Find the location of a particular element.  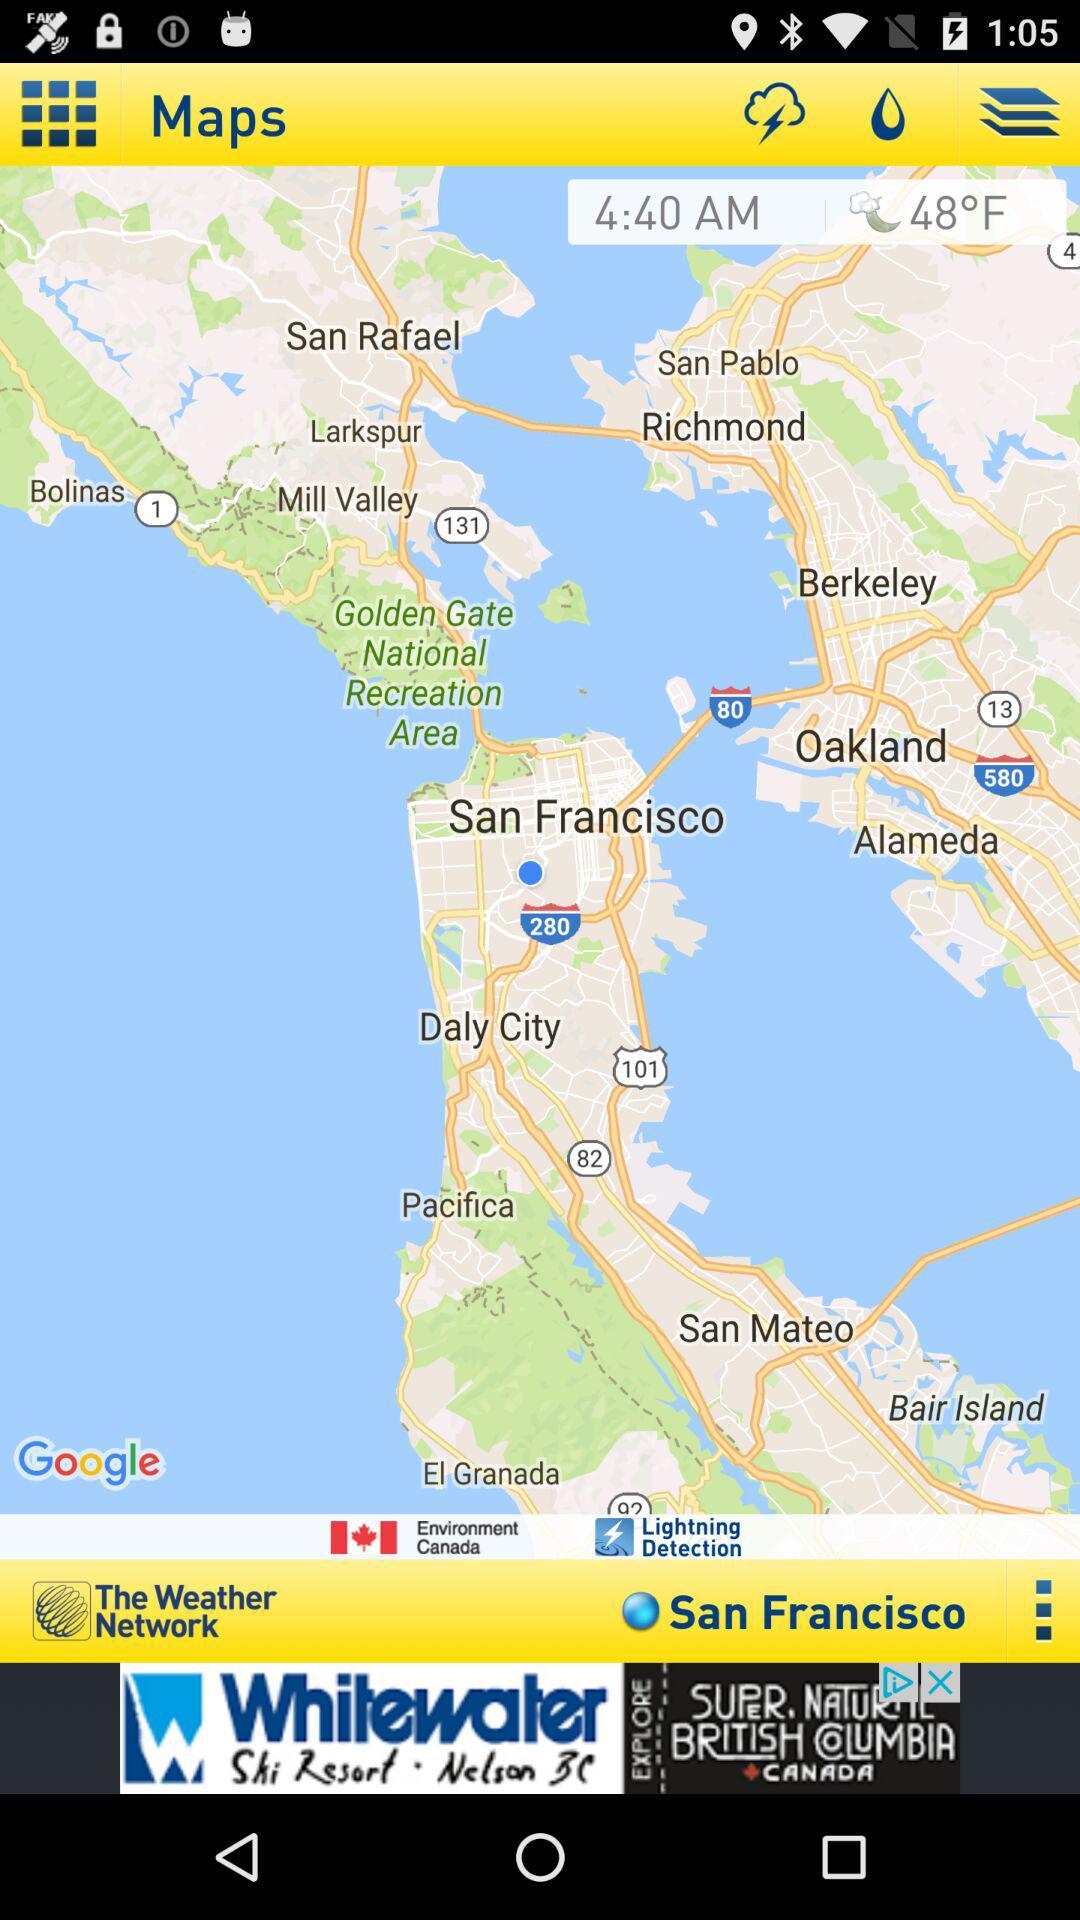

settings option is located at coordinates (1043, 1611).